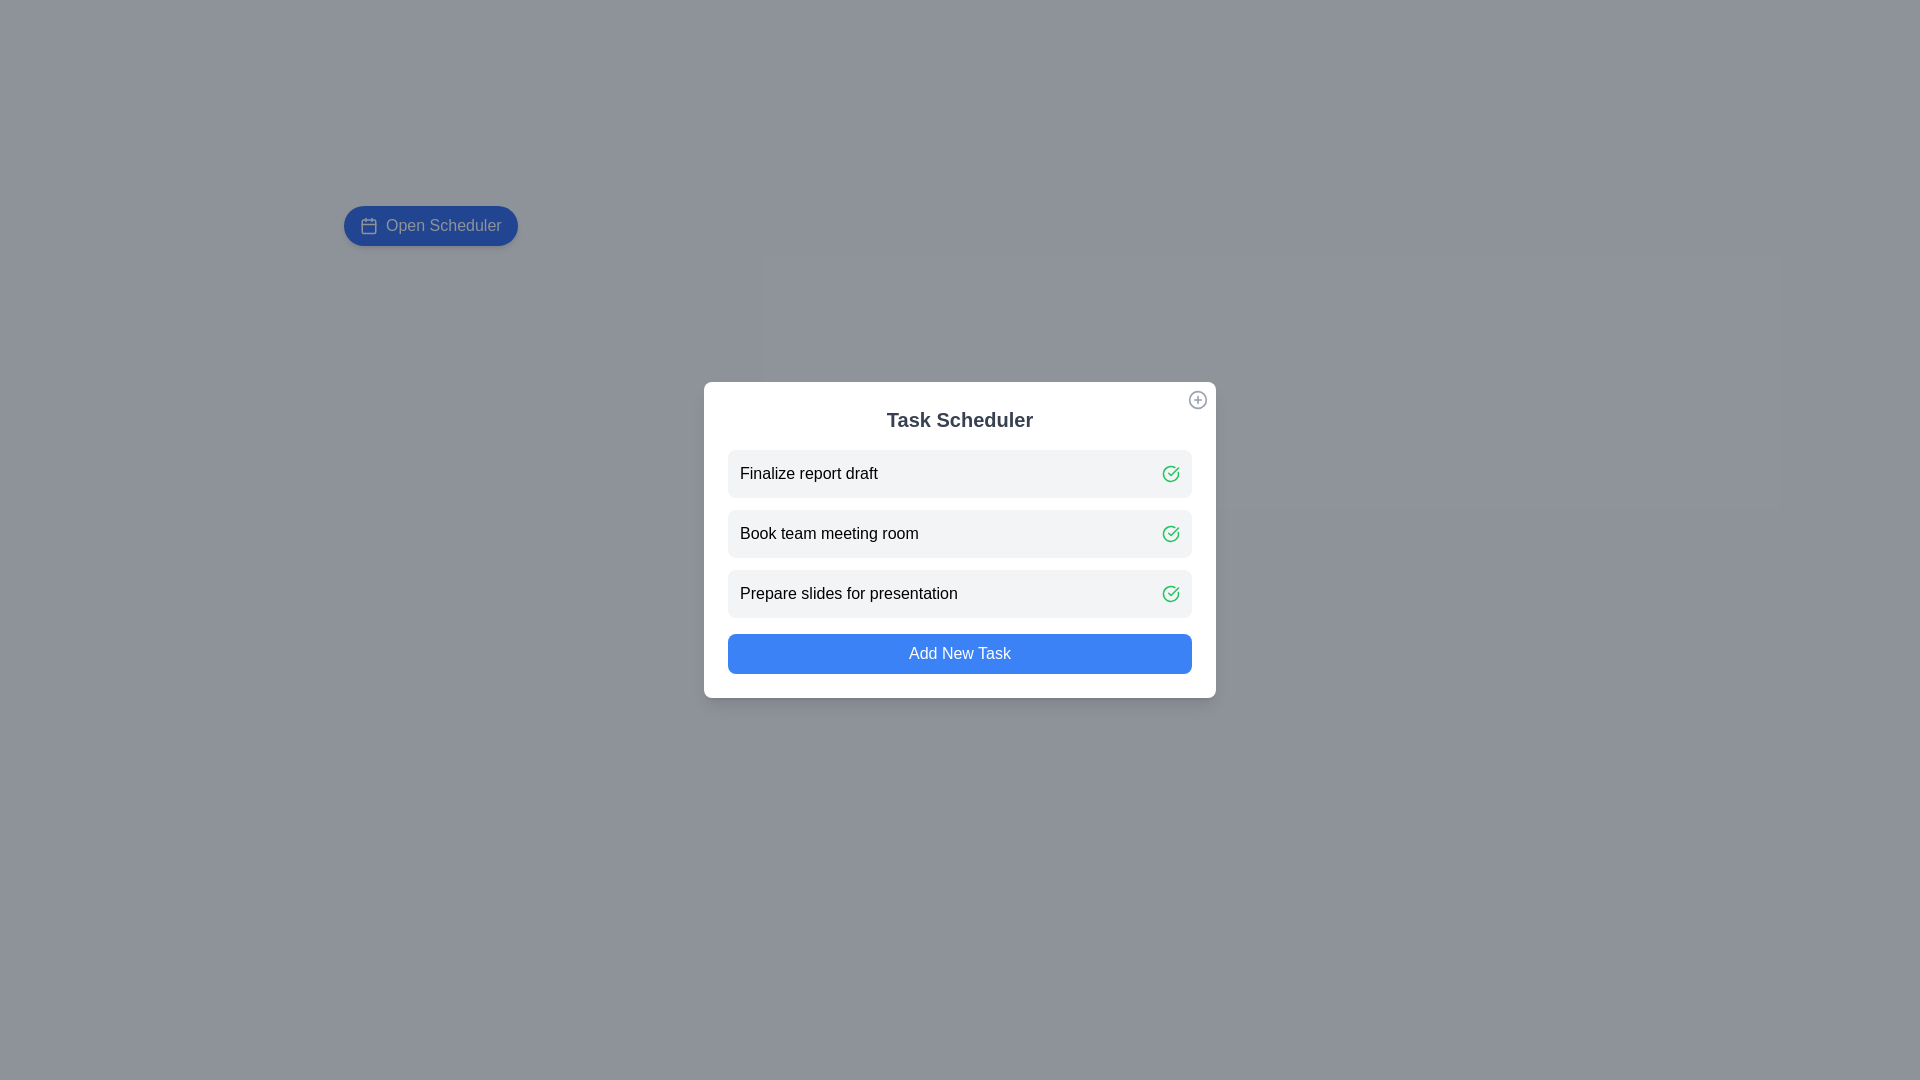 The image size is (1920, 1080). Describe the element at coordinates (1171, 532) in the screenshot. I see `the status visually of the circular graphic icon with a green border and tick mark, which indicates the completed status of the 'Finalize report draft' task in the task scheduler modal` at that location.